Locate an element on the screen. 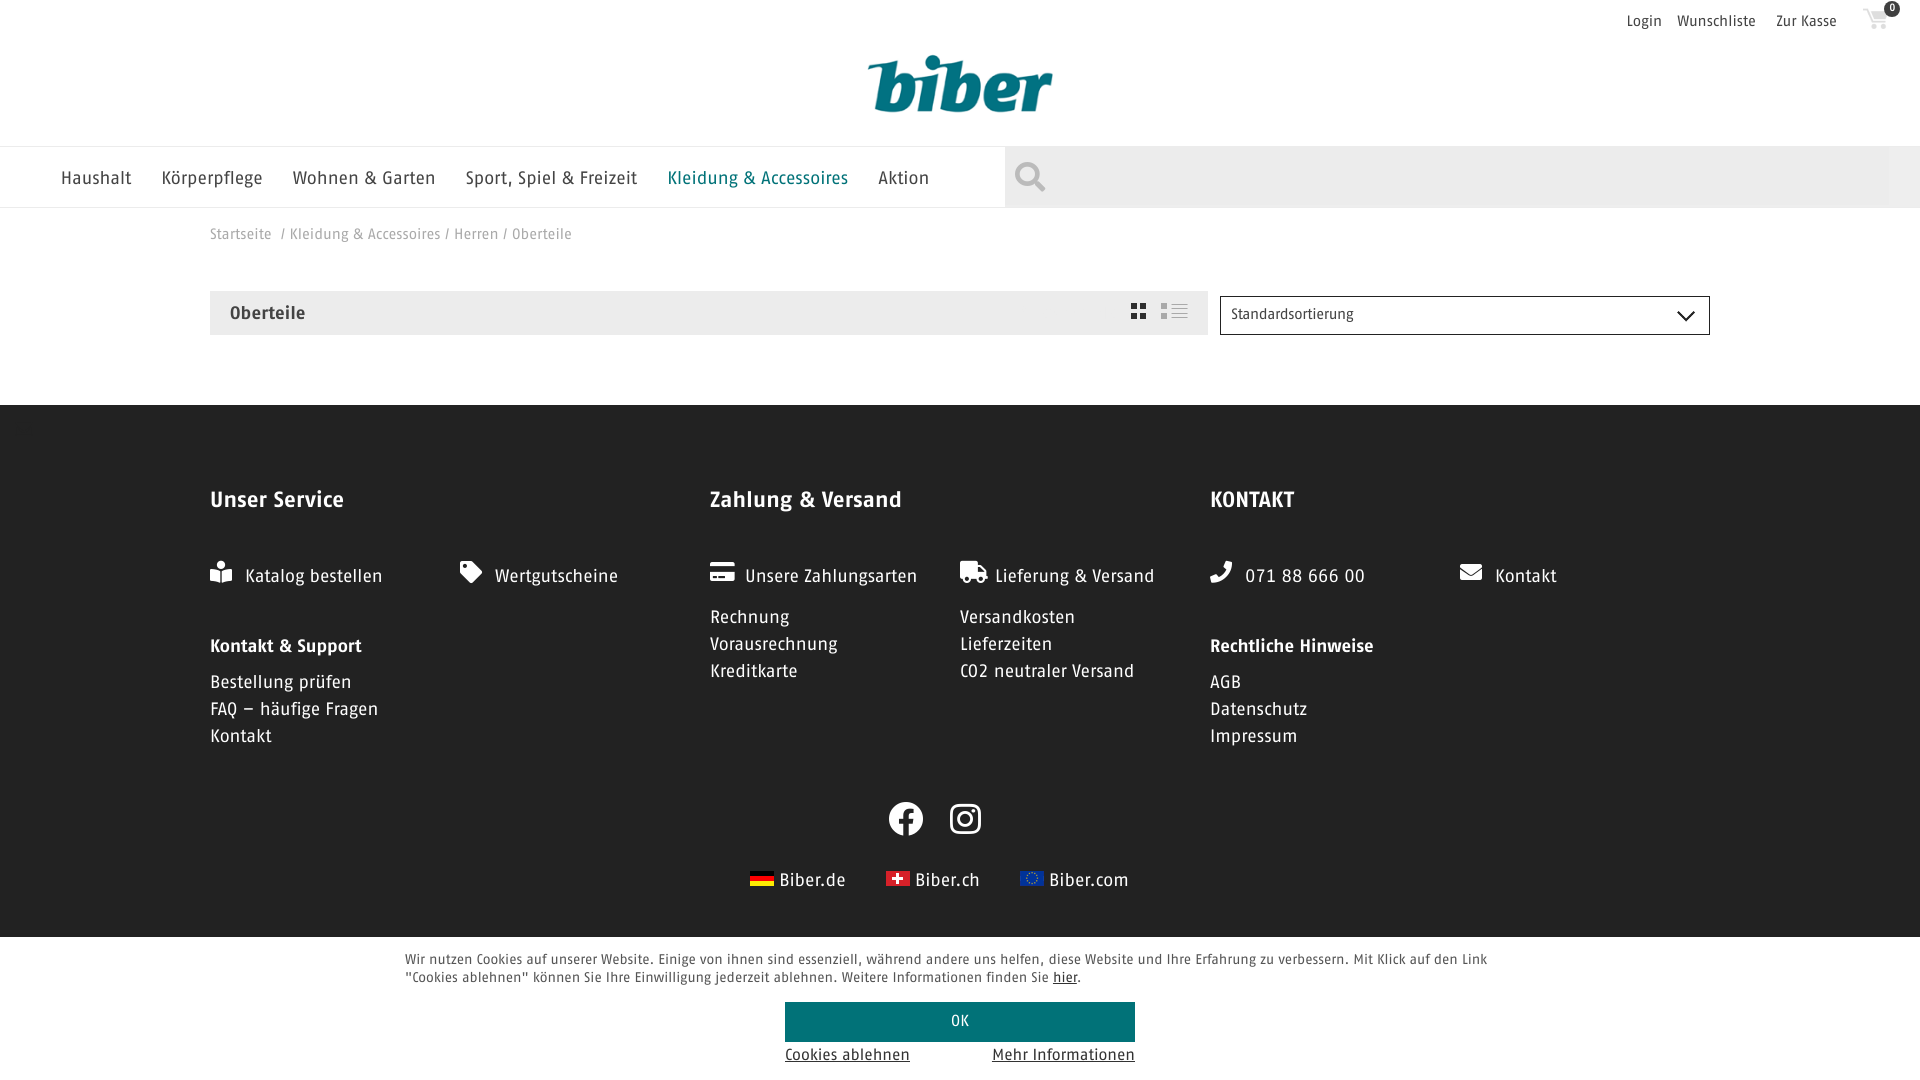 This screenshot has width=1920, height=1080. 'Impressum' is located at coordinates (1252, 736).